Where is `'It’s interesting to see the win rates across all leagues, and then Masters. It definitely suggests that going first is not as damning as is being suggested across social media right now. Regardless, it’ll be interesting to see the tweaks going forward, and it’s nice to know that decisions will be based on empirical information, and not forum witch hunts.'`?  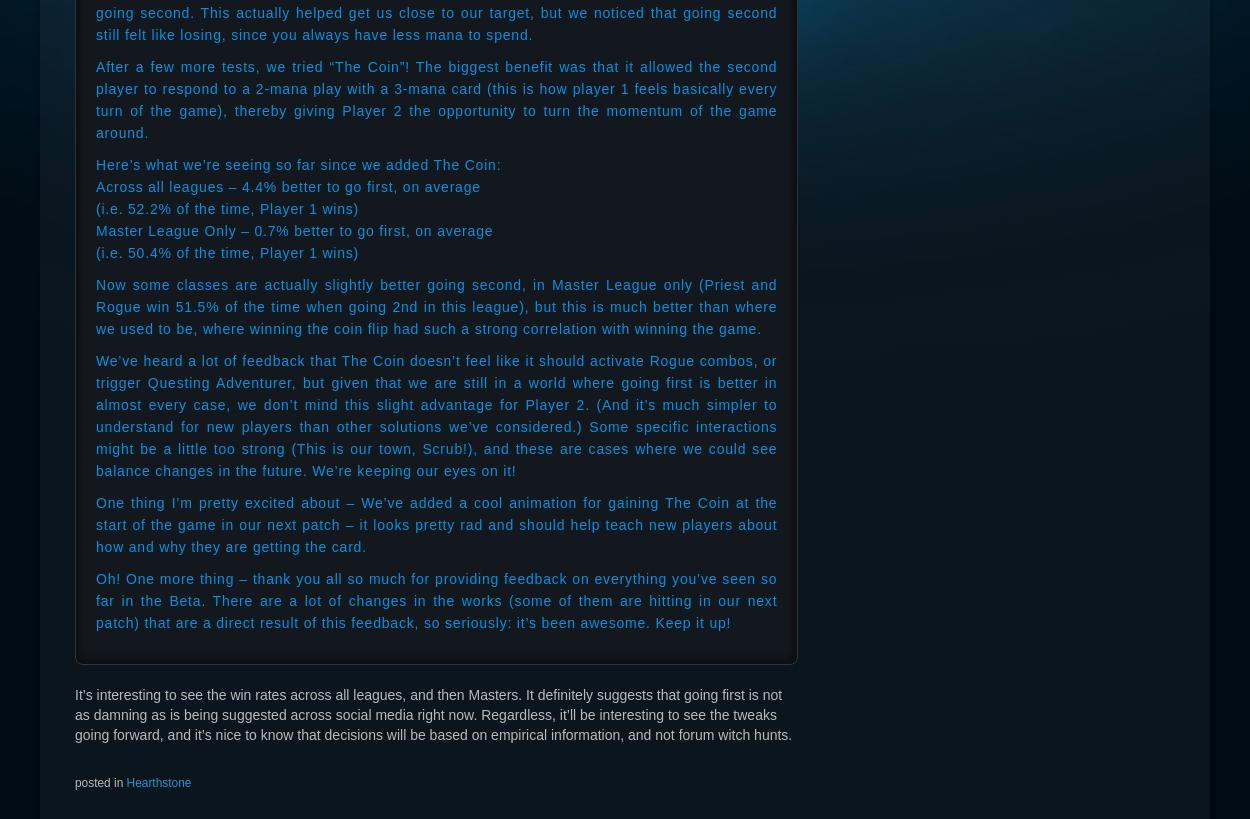 'It’s interesting to see the win rates across all leagues, and then Masters. It definitely suggests that going first is not as damning as is being suggested across social media right now. Regardless, it’ll be interesting to see the tweaks going forward, and it’s nice to know that decisions will be based on empirical information, and not forum witch hunts.' is located at coordinates (74, 713).